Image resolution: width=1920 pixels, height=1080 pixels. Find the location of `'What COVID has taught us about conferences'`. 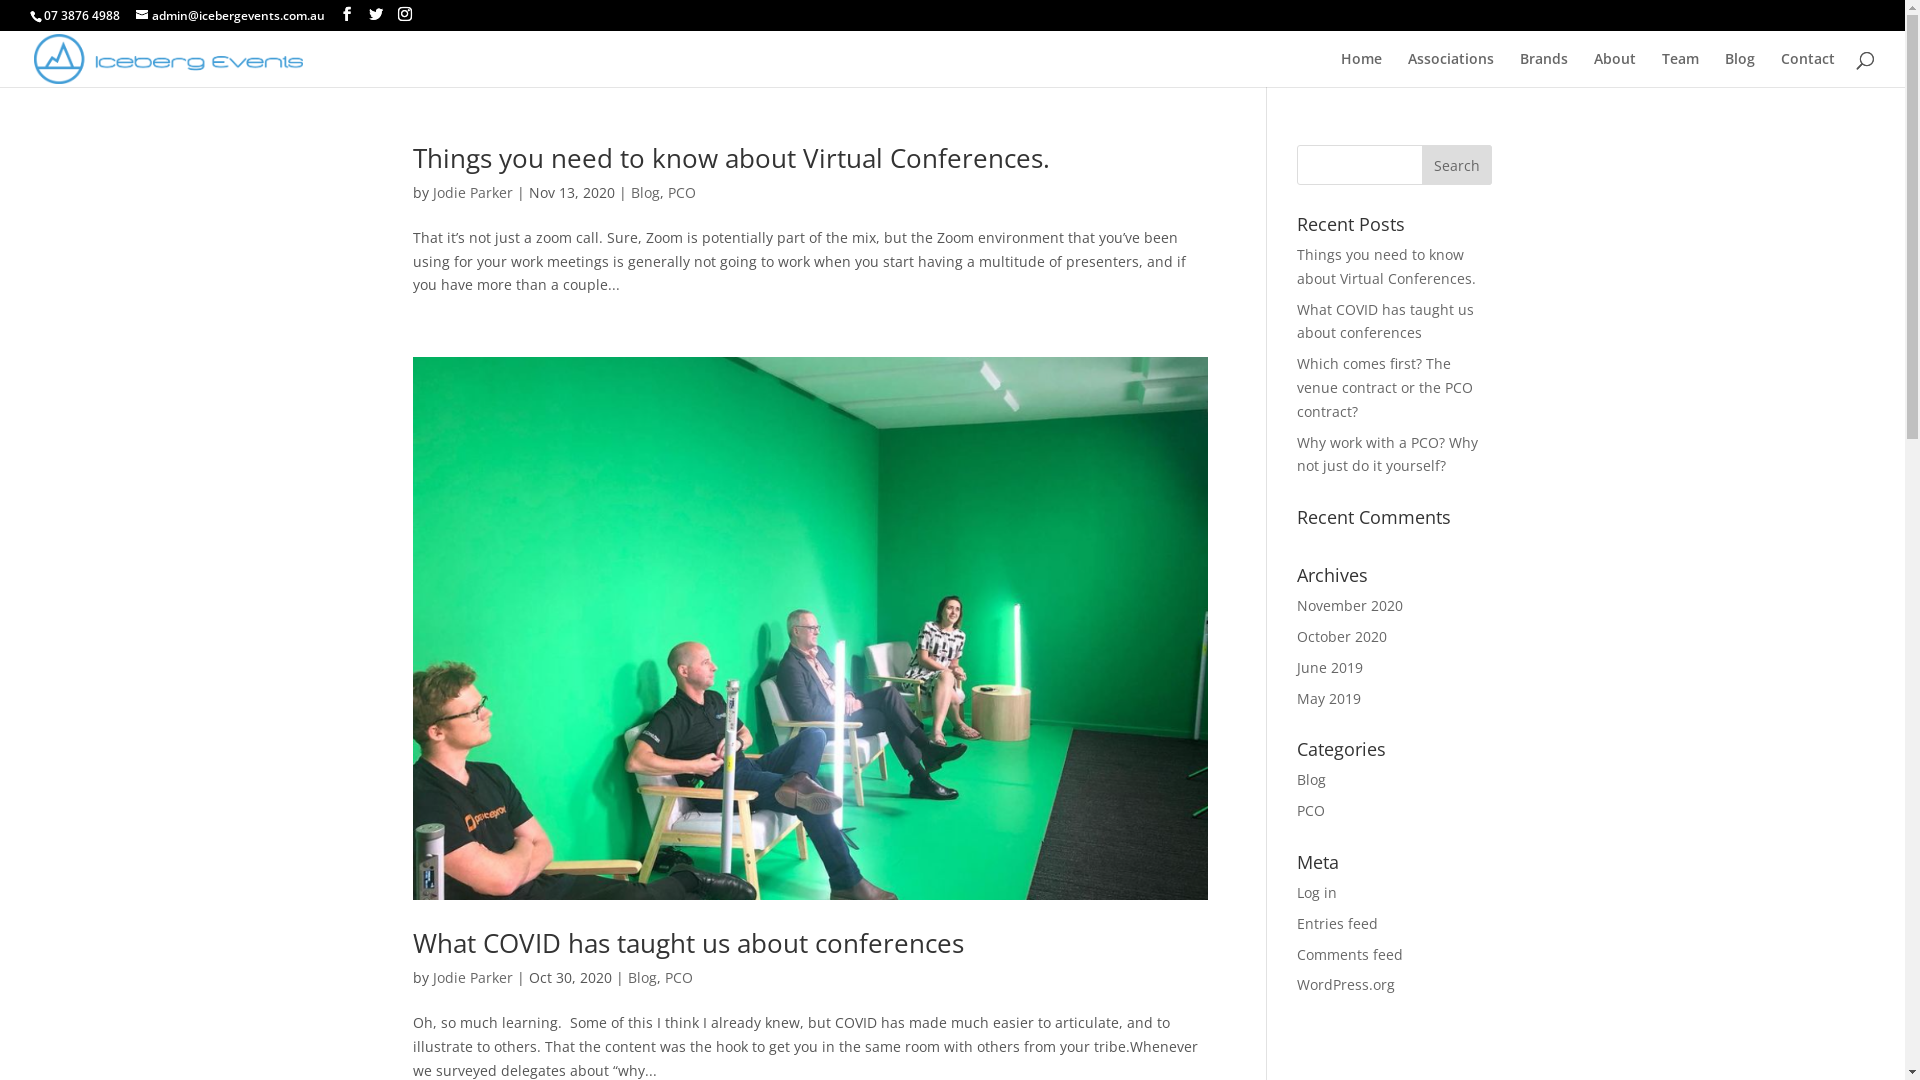

'What COVID has taught us about conferences' is located at coordinates (687, 942).